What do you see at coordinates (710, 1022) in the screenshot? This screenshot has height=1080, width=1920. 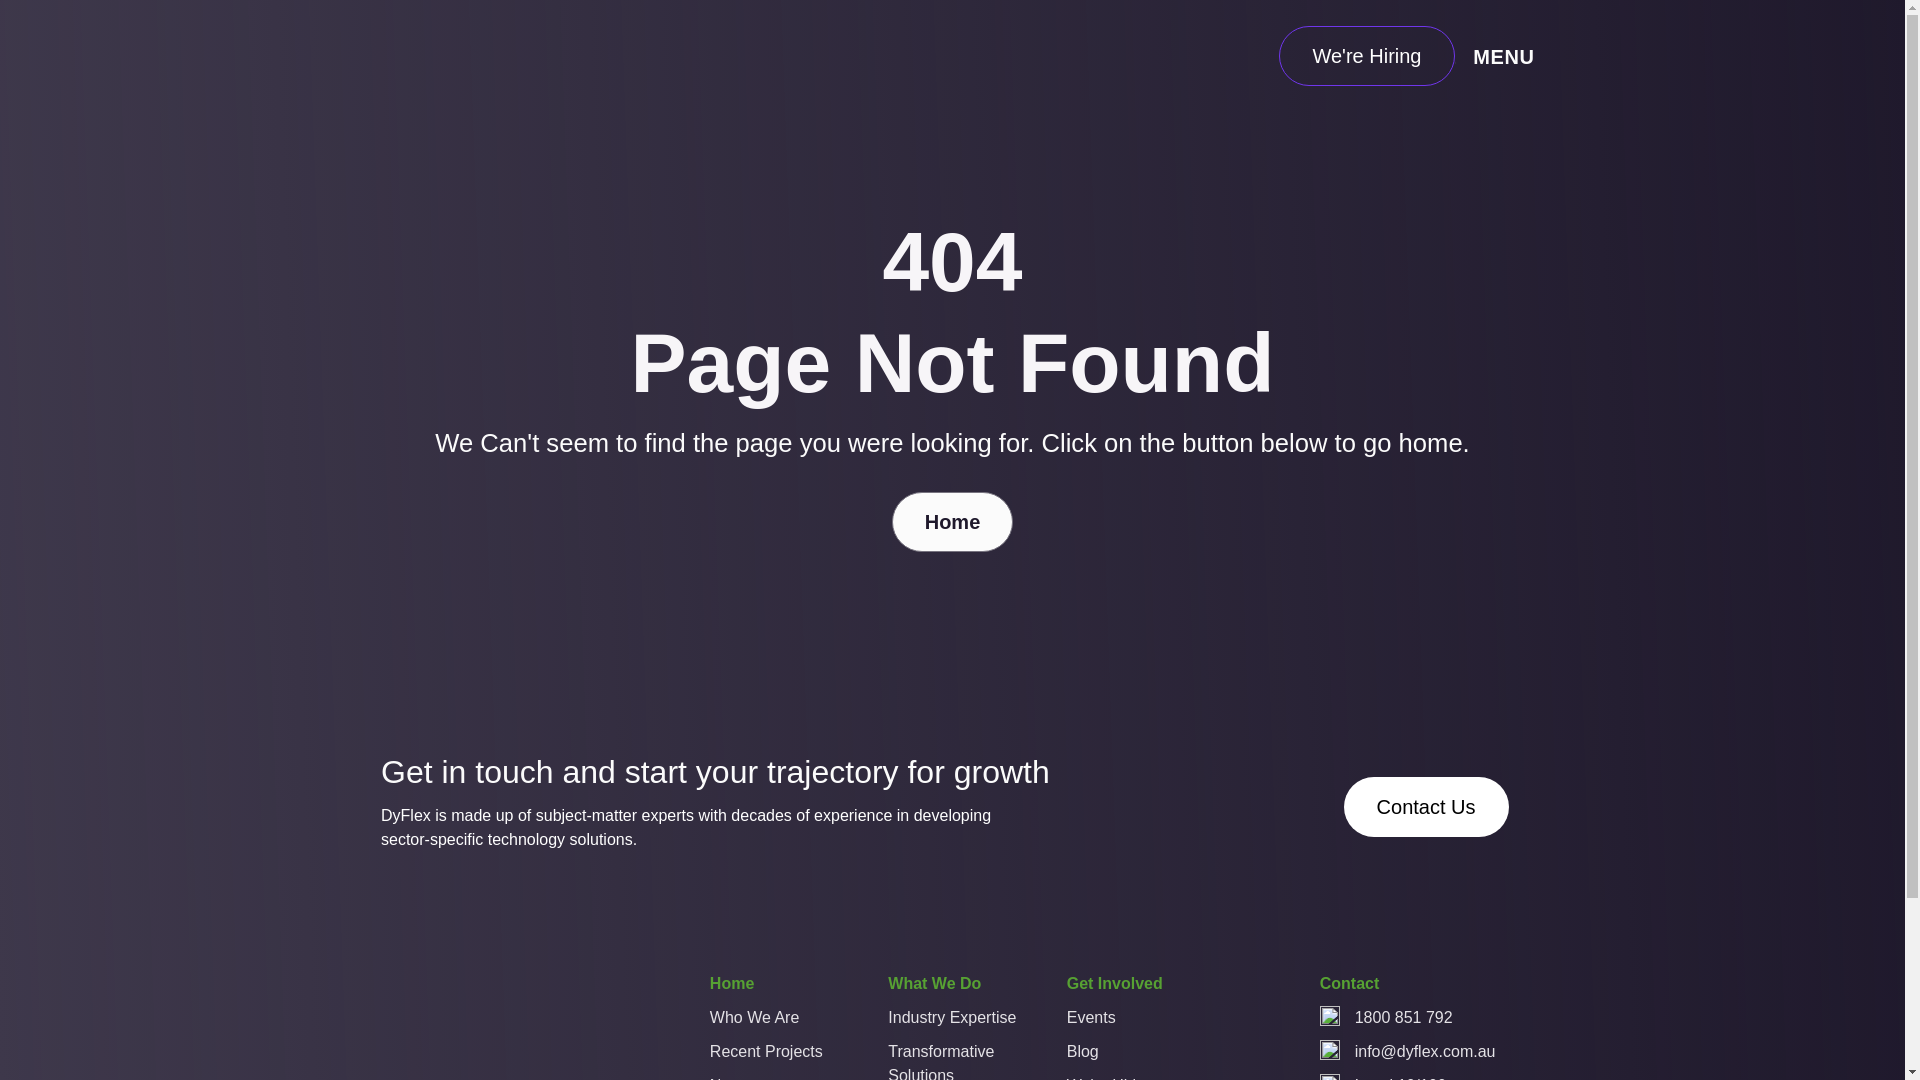 I see `'Who We Are'` at bounding box center [710, 1022].